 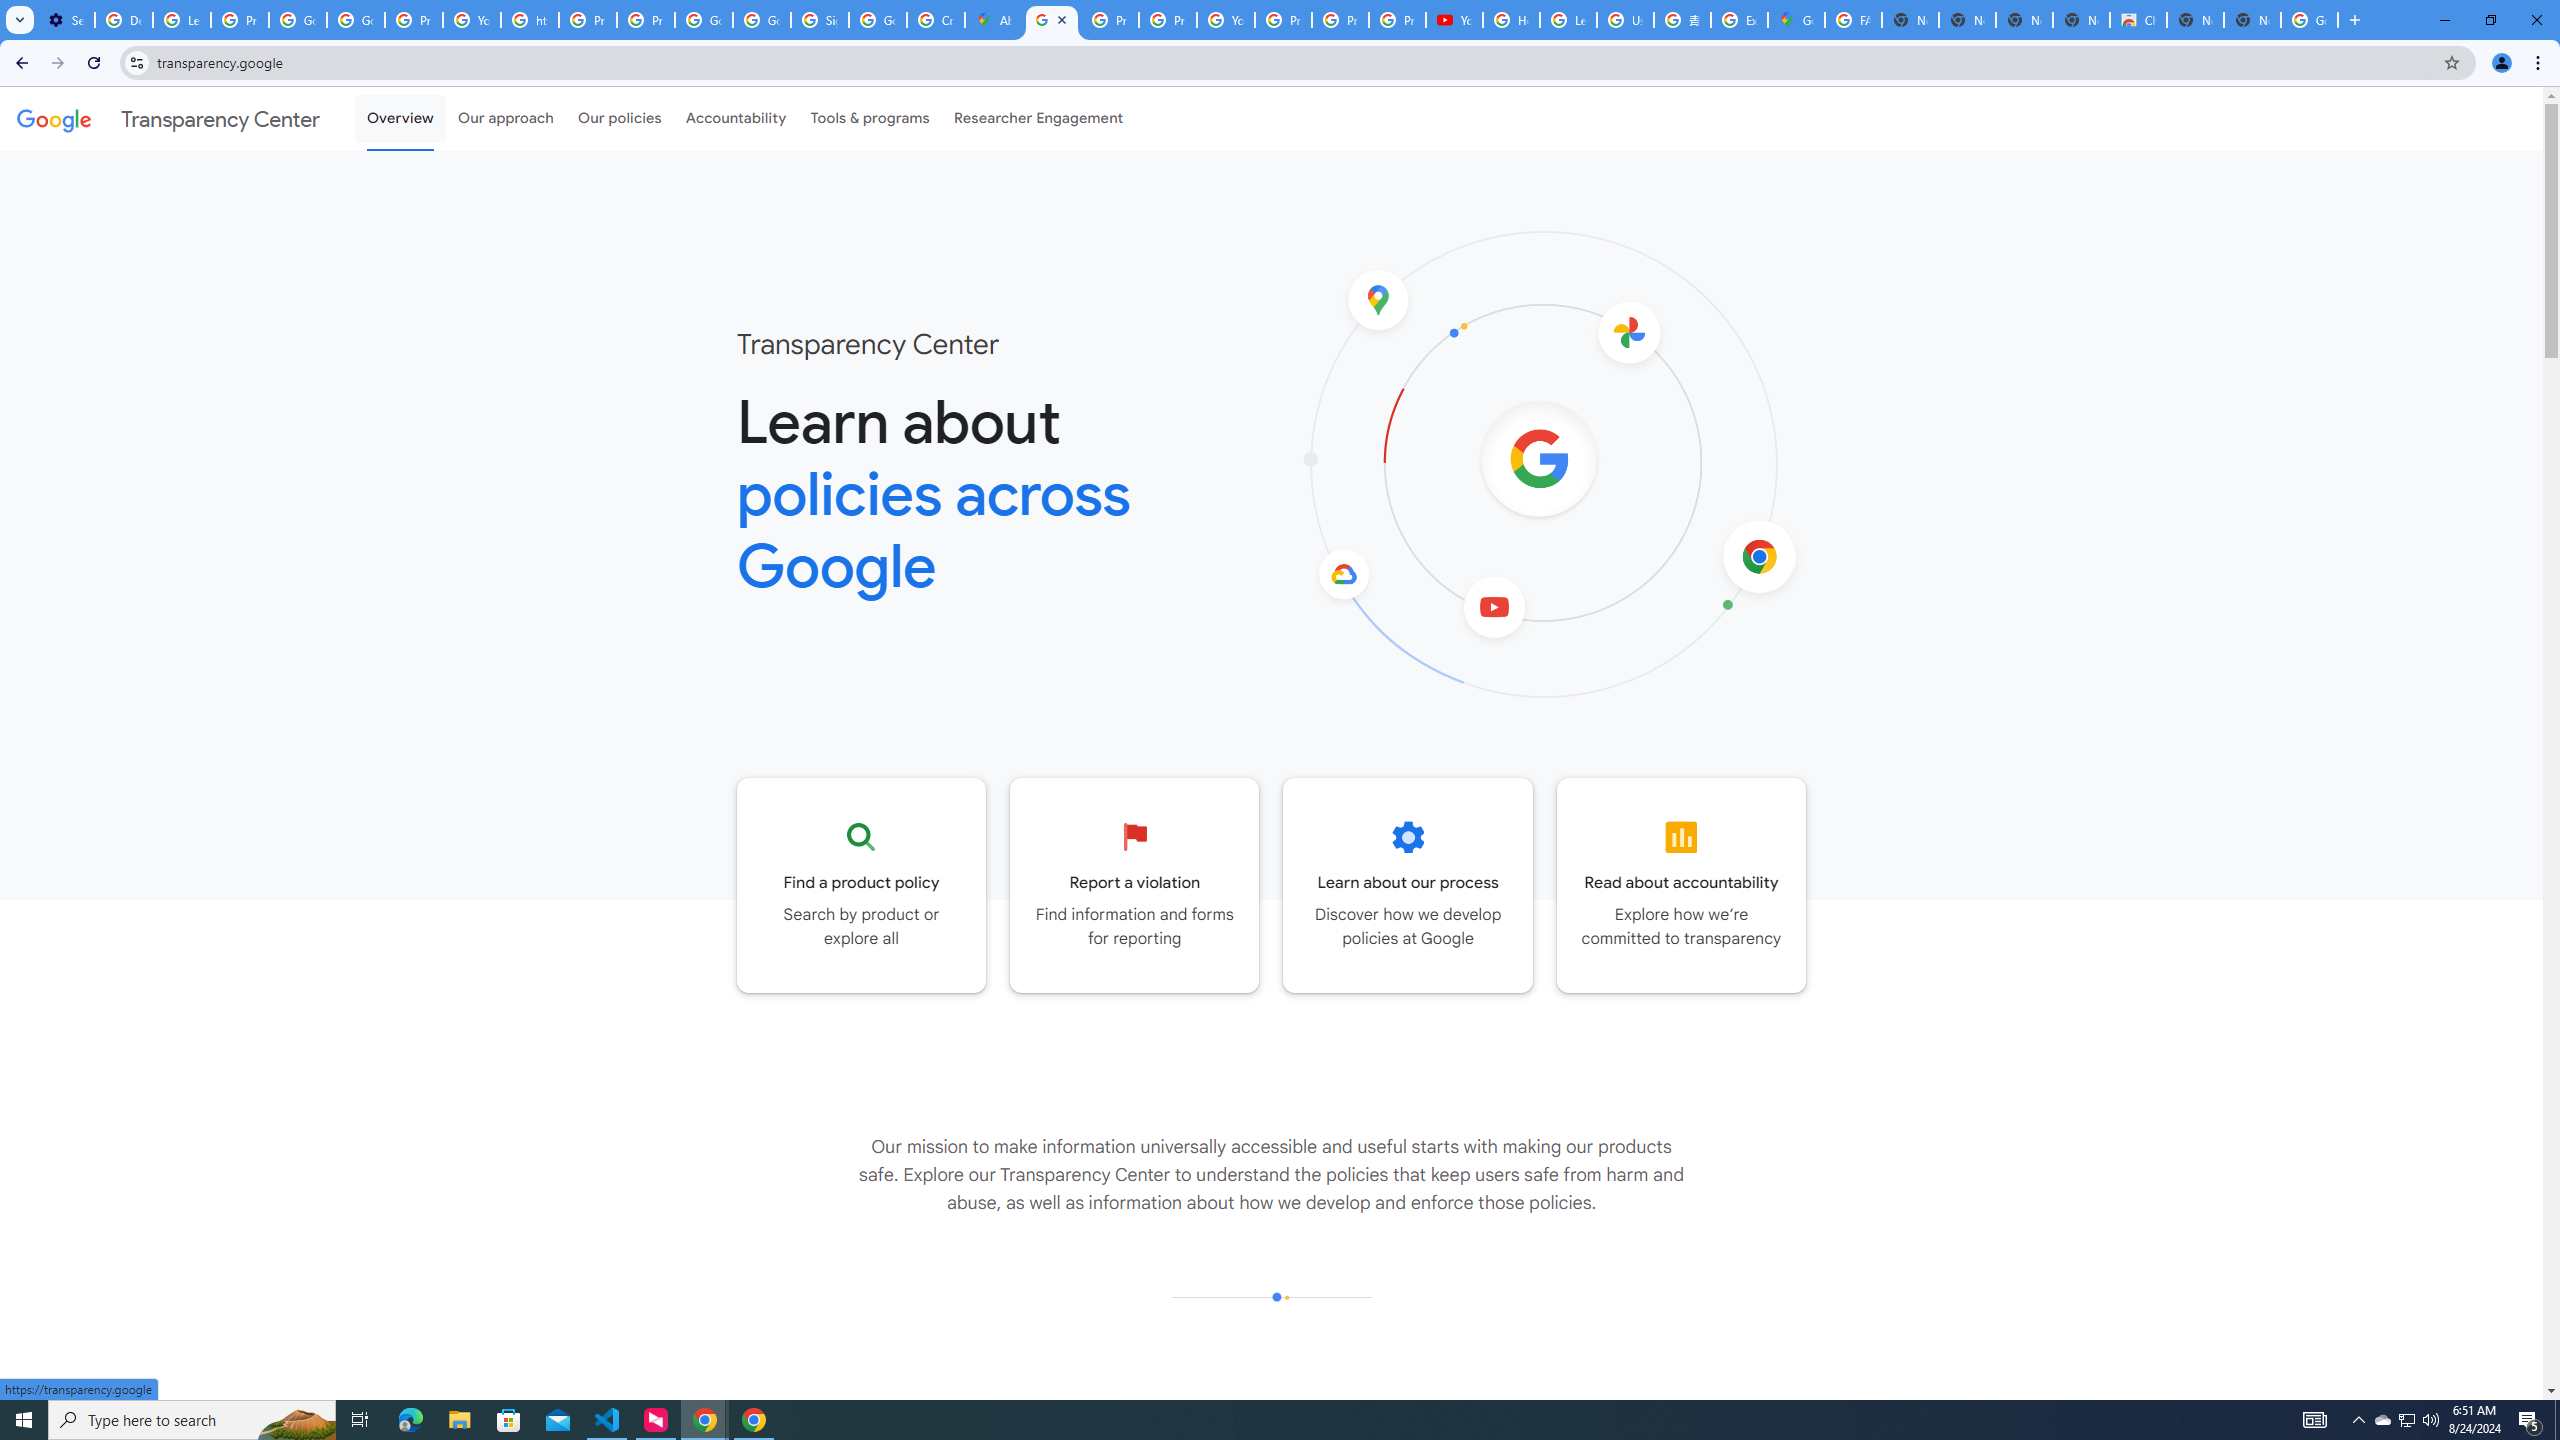 I want to click on 'Settings - On startup', so click(x=65, y=19).